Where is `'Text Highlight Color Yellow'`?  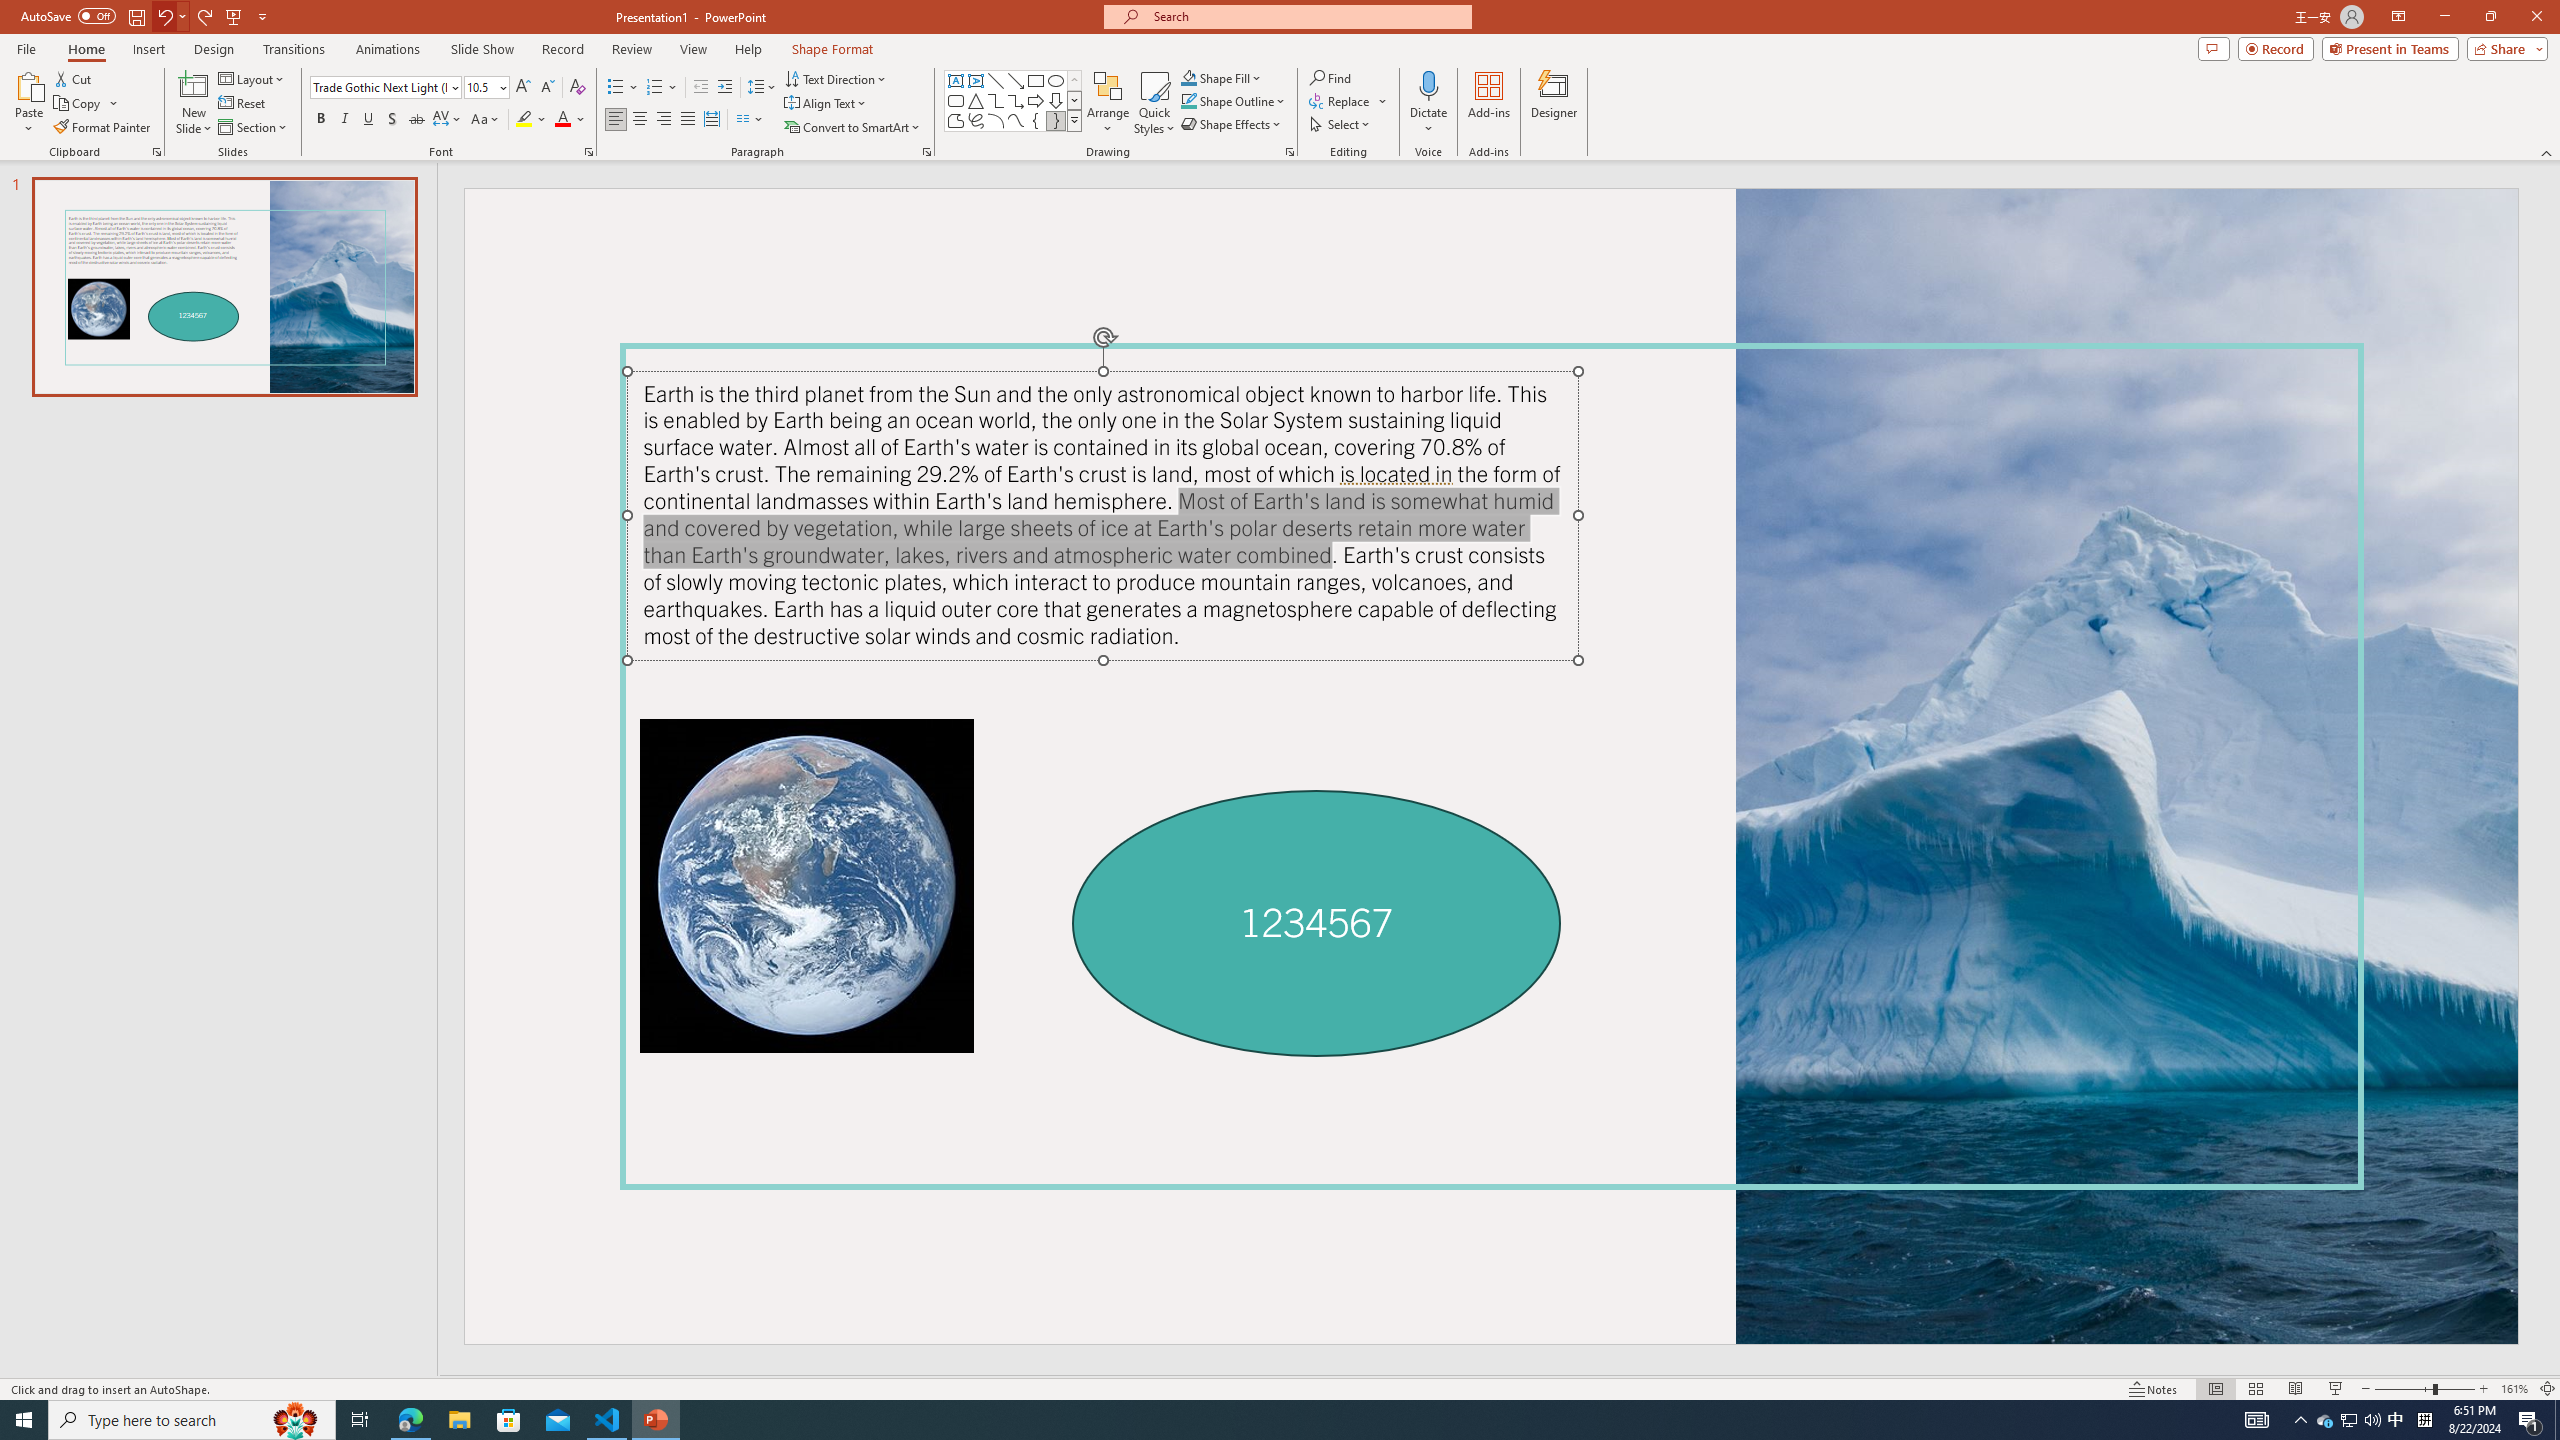 'Text Highlight Color Yellow' is located at coordinates (522, 118).